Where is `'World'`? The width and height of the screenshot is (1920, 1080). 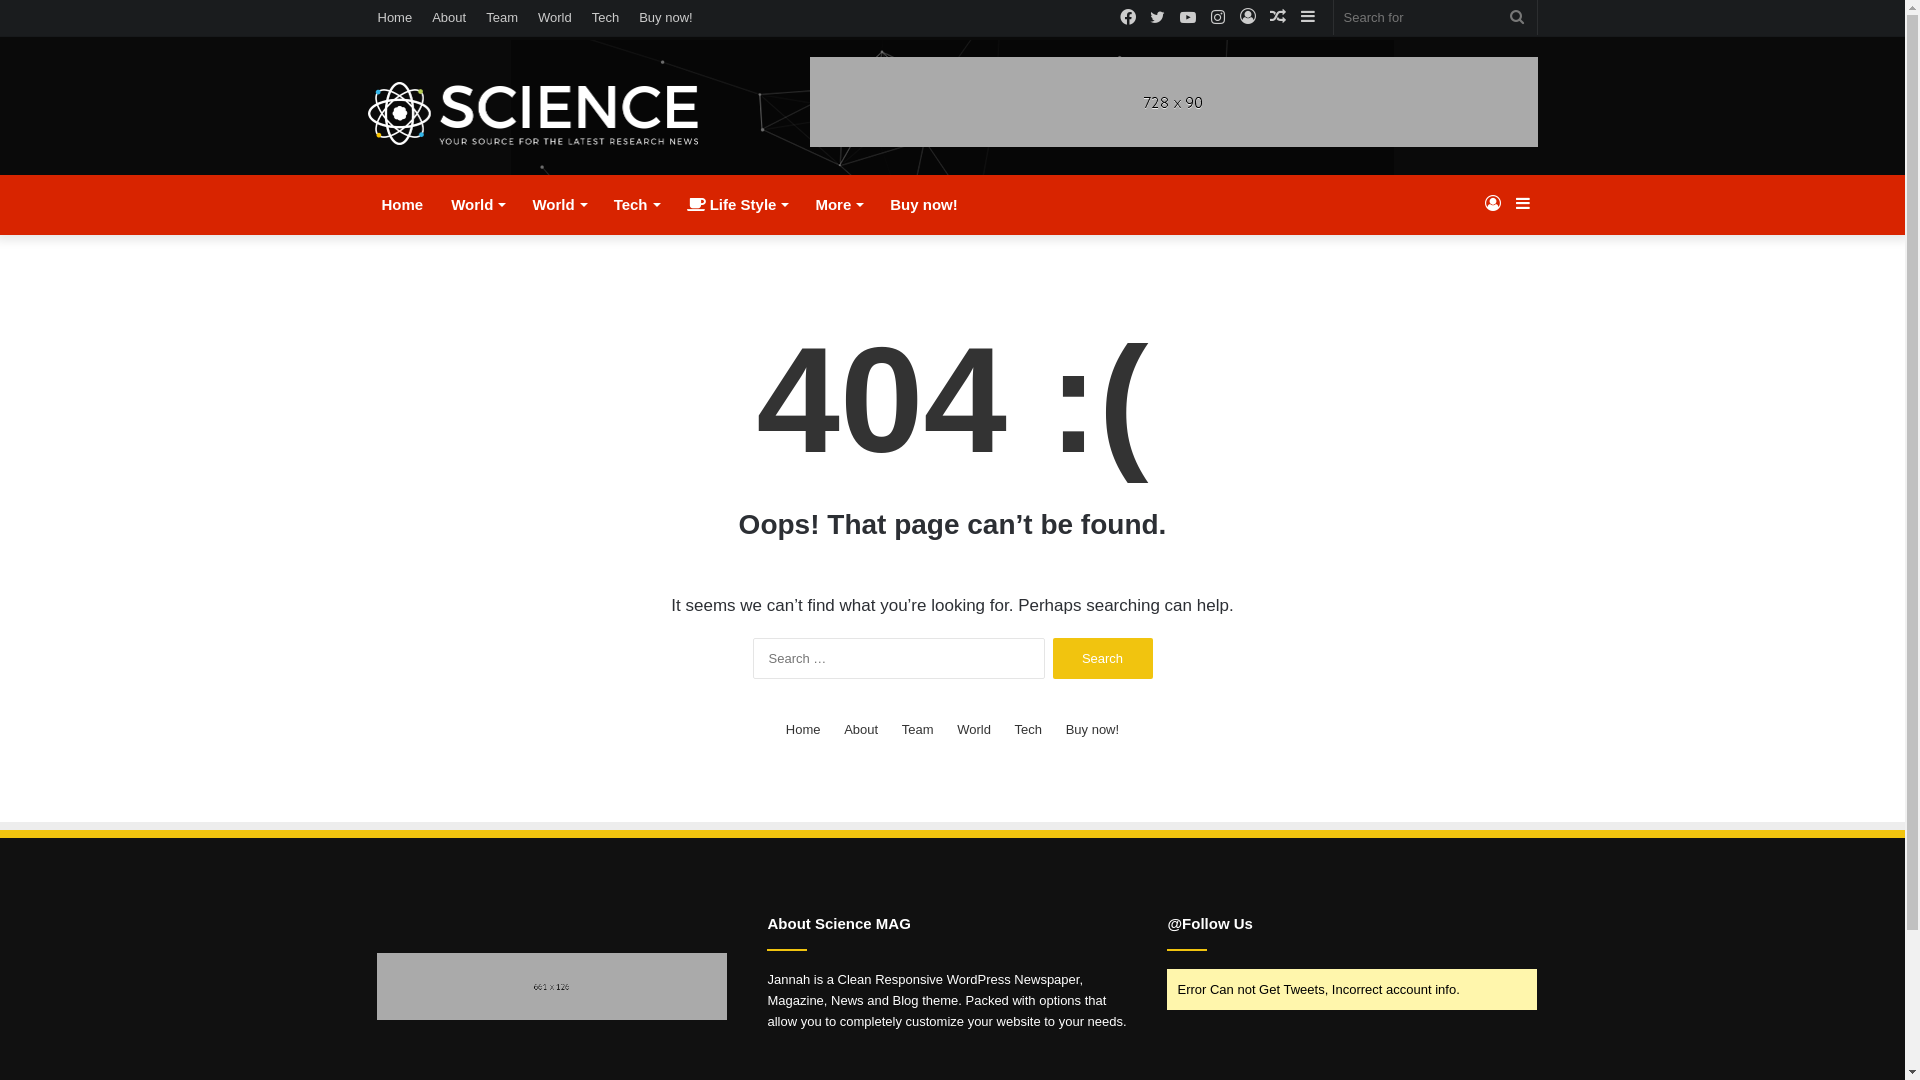 'World' is located at coordinates (974, 729).